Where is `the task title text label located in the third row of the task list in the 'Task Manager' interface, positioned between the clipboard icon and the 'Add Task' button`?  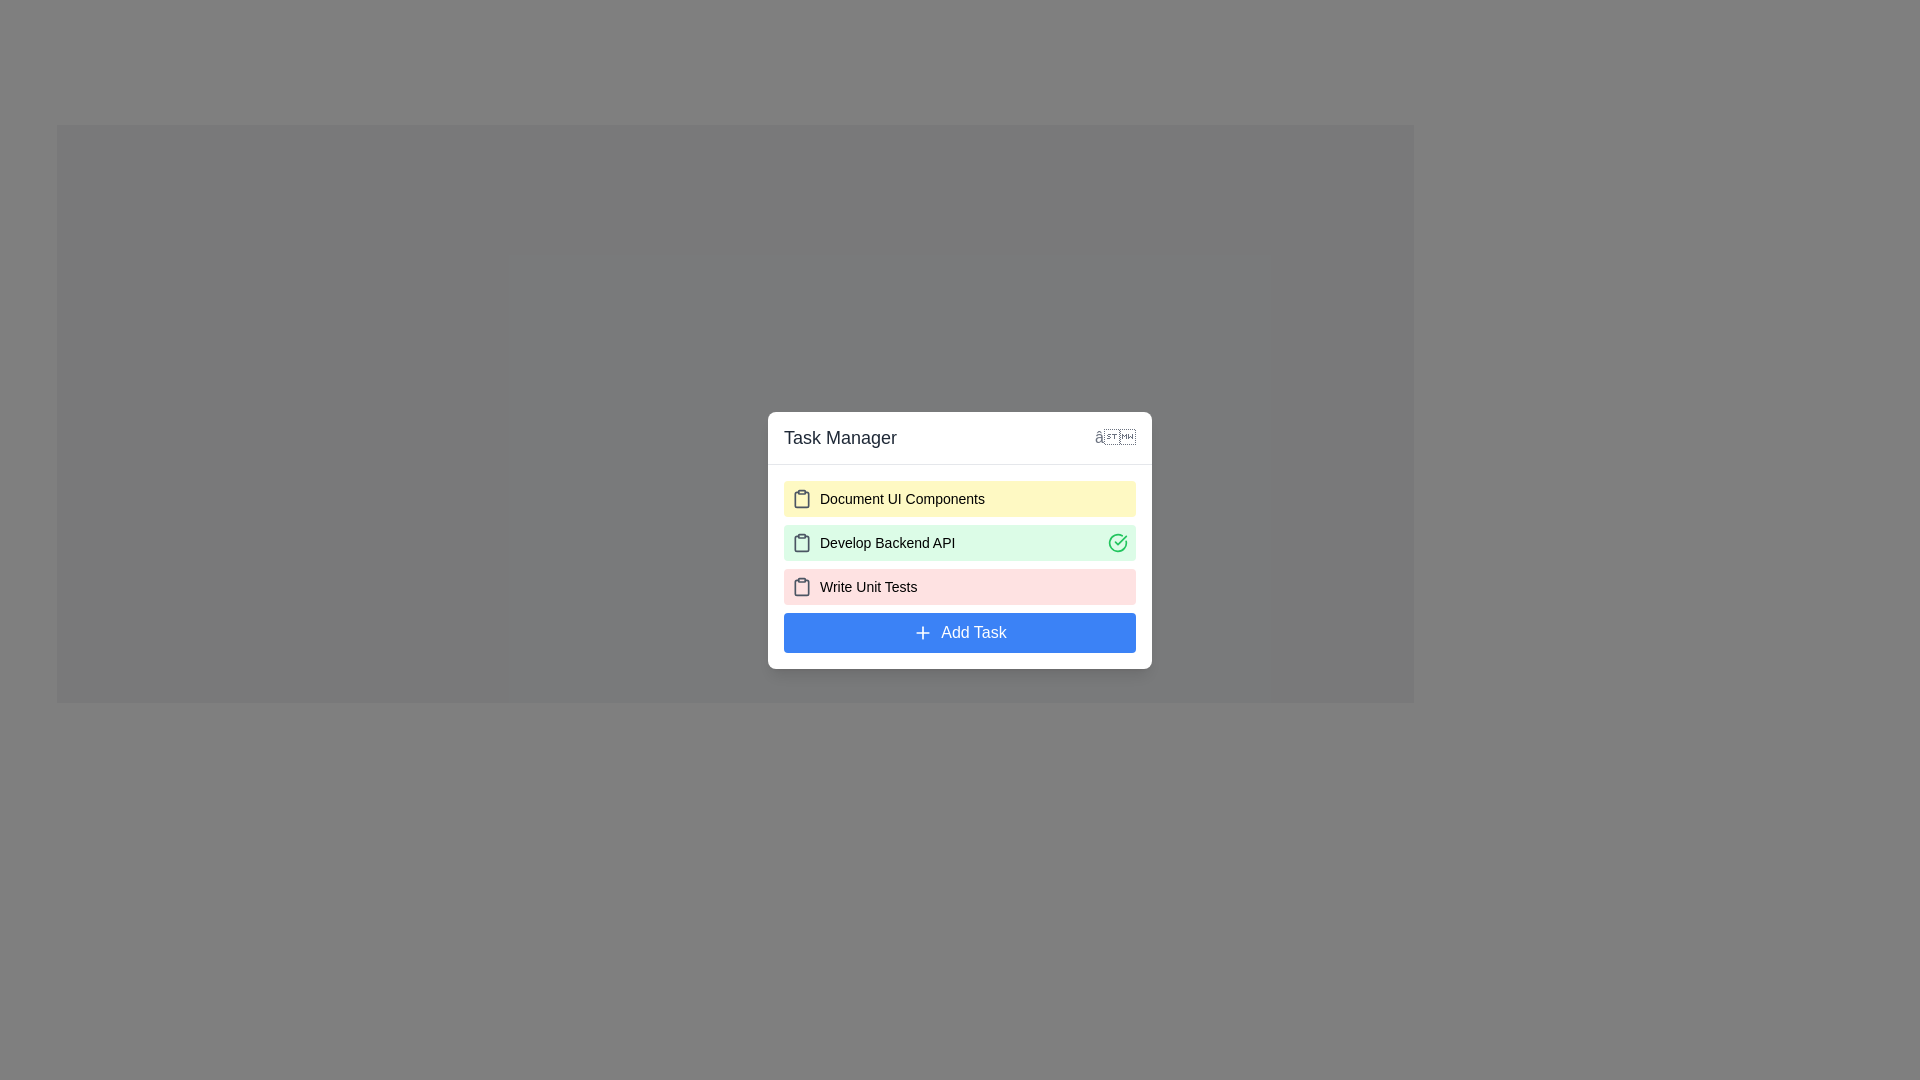 the task title text label located in the third row of the task list in the 'Task Manager' interface, positioned between the clipboard icon and the 'Add Task' button is located at coordinates (868, 585).